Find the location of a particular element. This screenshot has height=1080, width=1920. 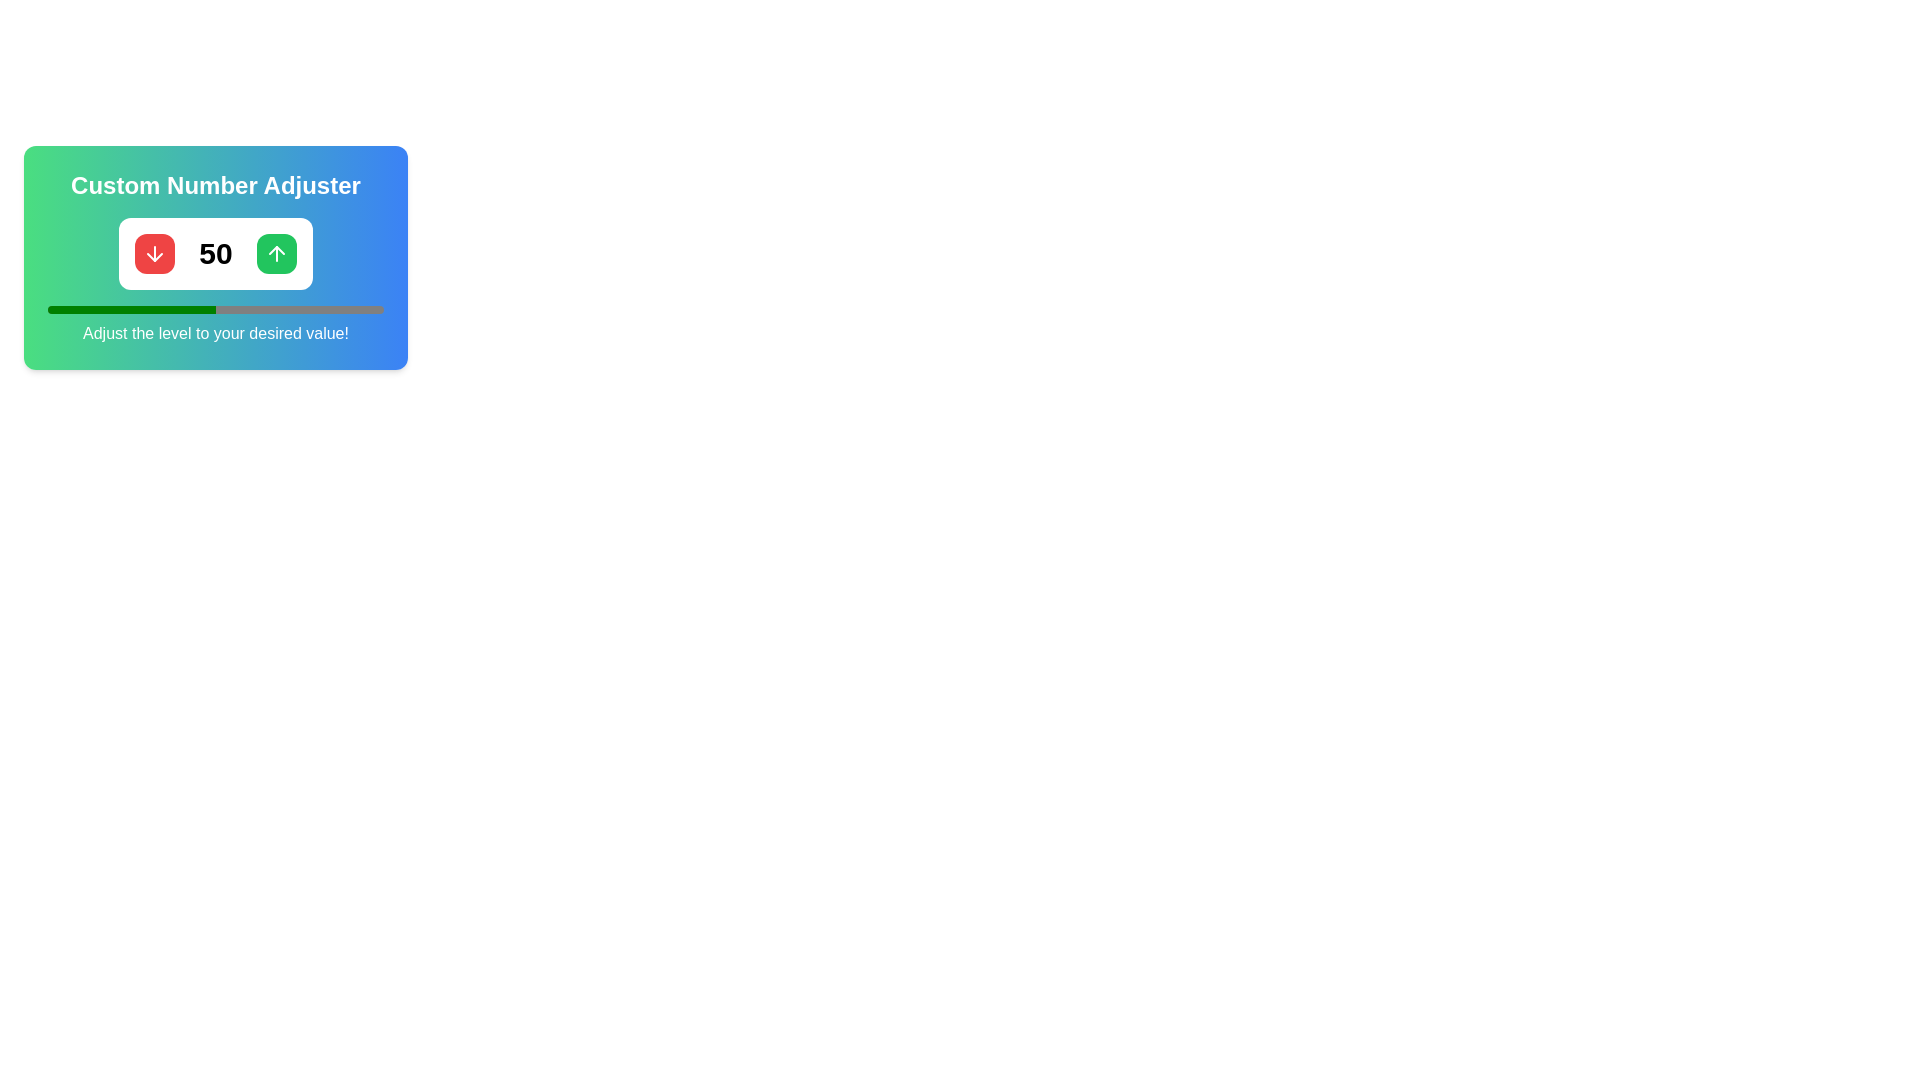

the numeric text display showing the value '50', which is centrally aligned between two buttons within a white, rounded background card is located at coordinates (216, 253).